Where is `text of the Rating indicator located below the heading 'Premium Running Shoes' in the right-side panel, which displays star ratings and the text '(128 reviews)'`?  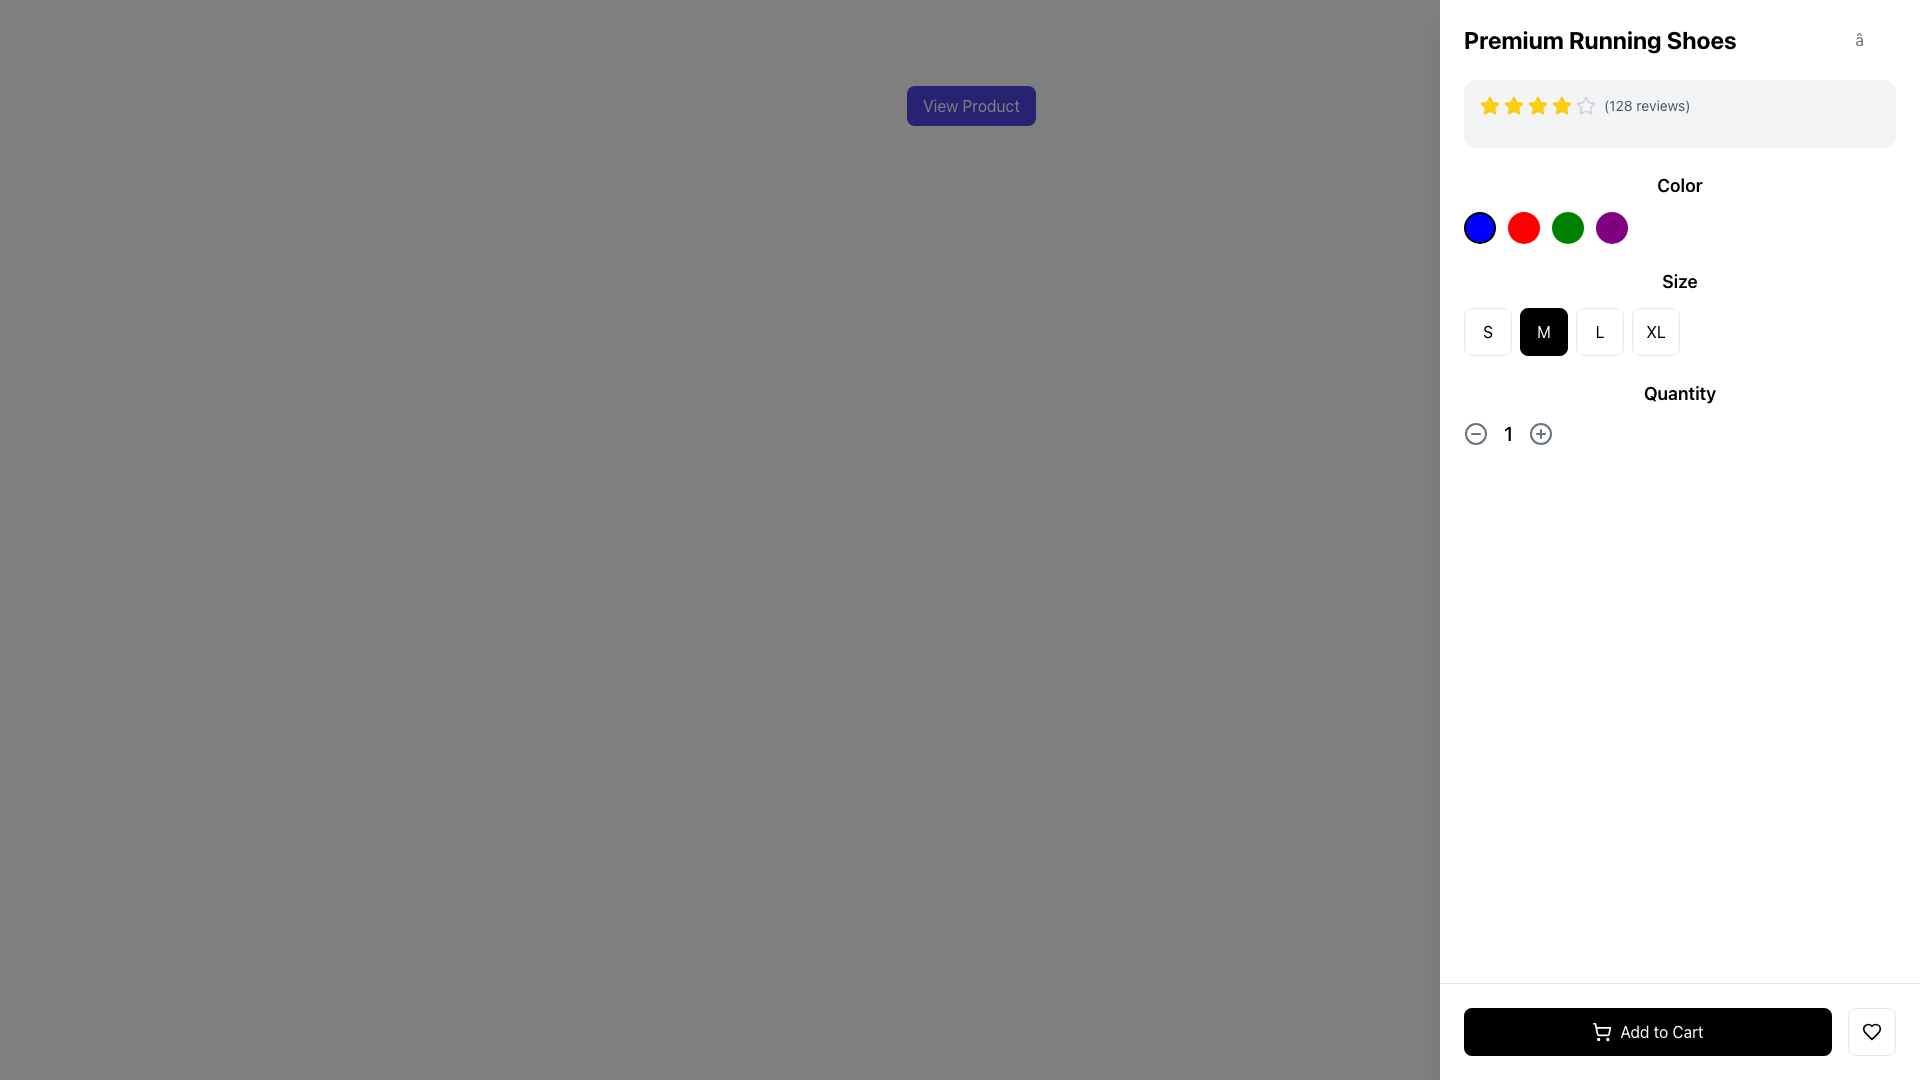
text of the Rating indicator located below the heading 'Premium Running Shoes' in the right-side panel, which displays star ratings and the text '(128 reviews)' is located at coordinates (1680, 114).